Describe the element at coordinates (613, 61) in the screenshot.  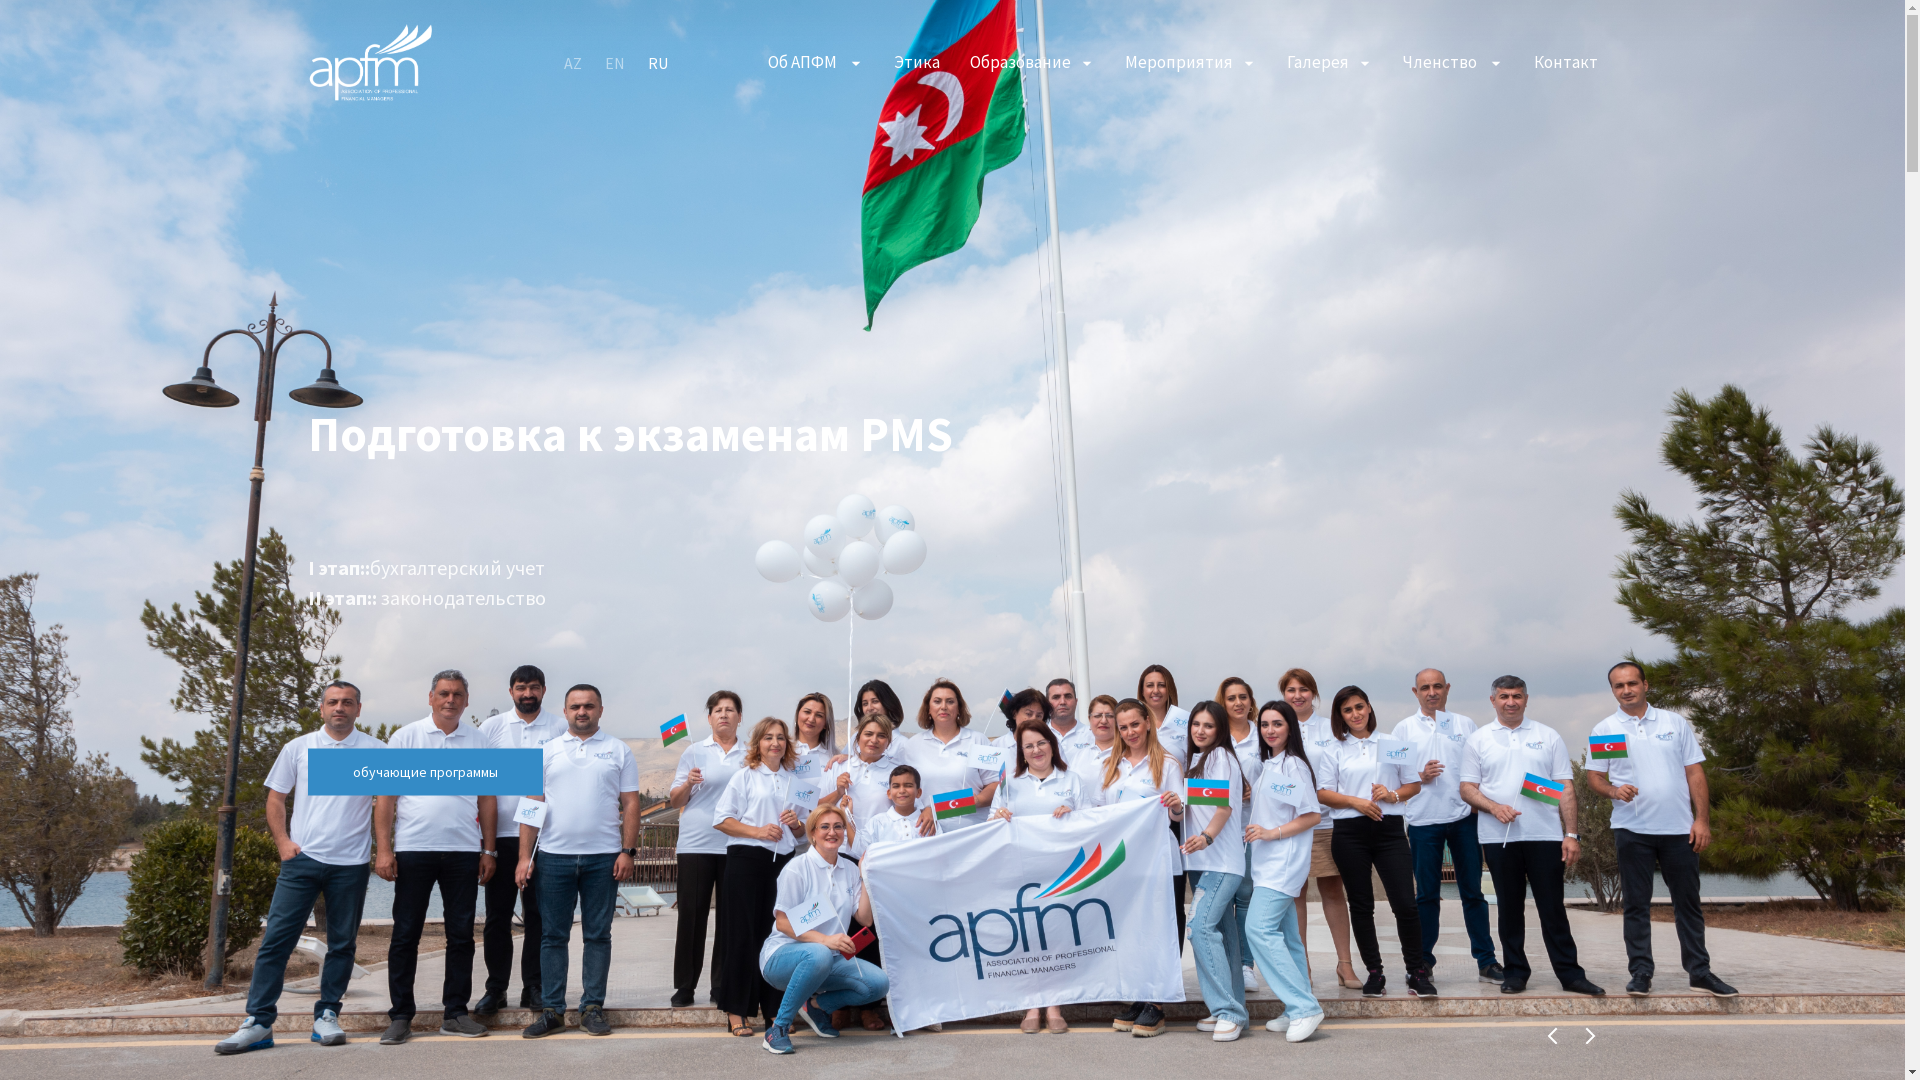
I see `'EN'` at that location.